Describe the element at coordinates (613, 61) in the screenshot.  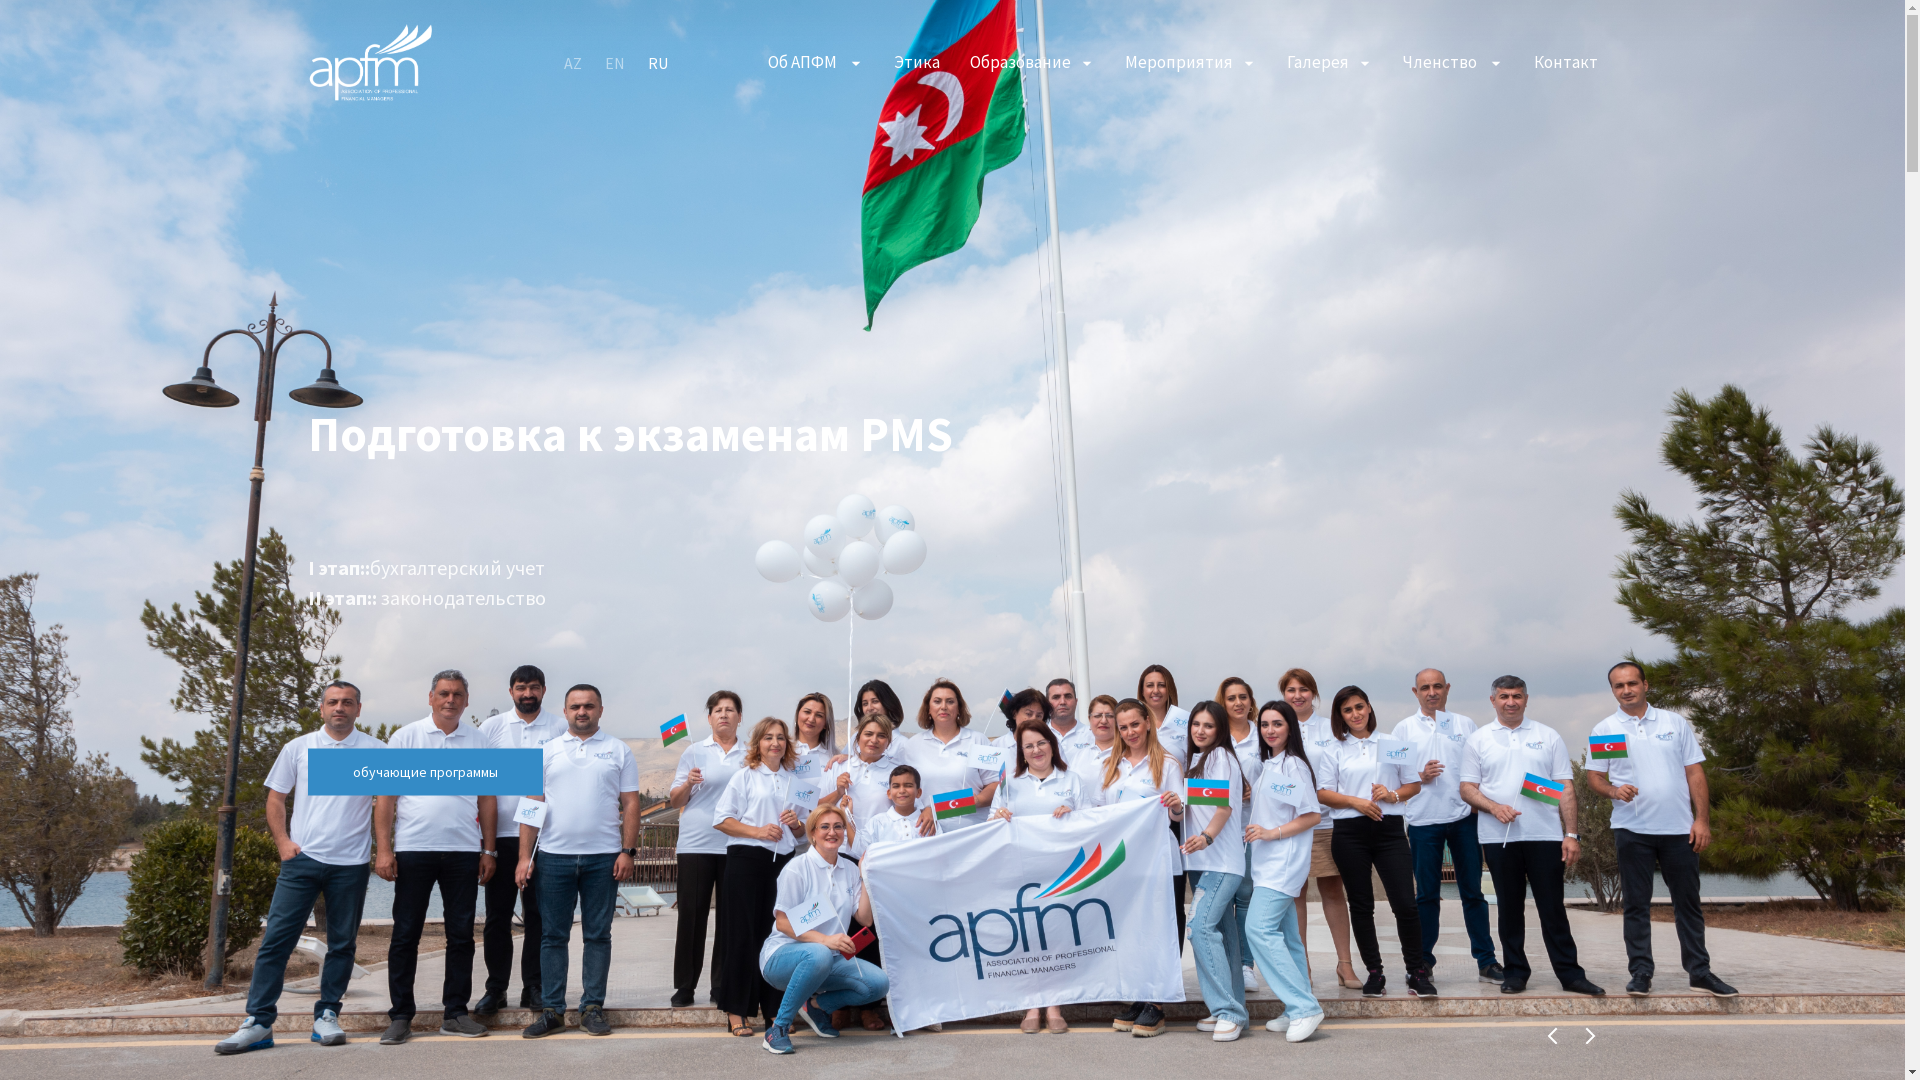
I see `'EN'` at that location.